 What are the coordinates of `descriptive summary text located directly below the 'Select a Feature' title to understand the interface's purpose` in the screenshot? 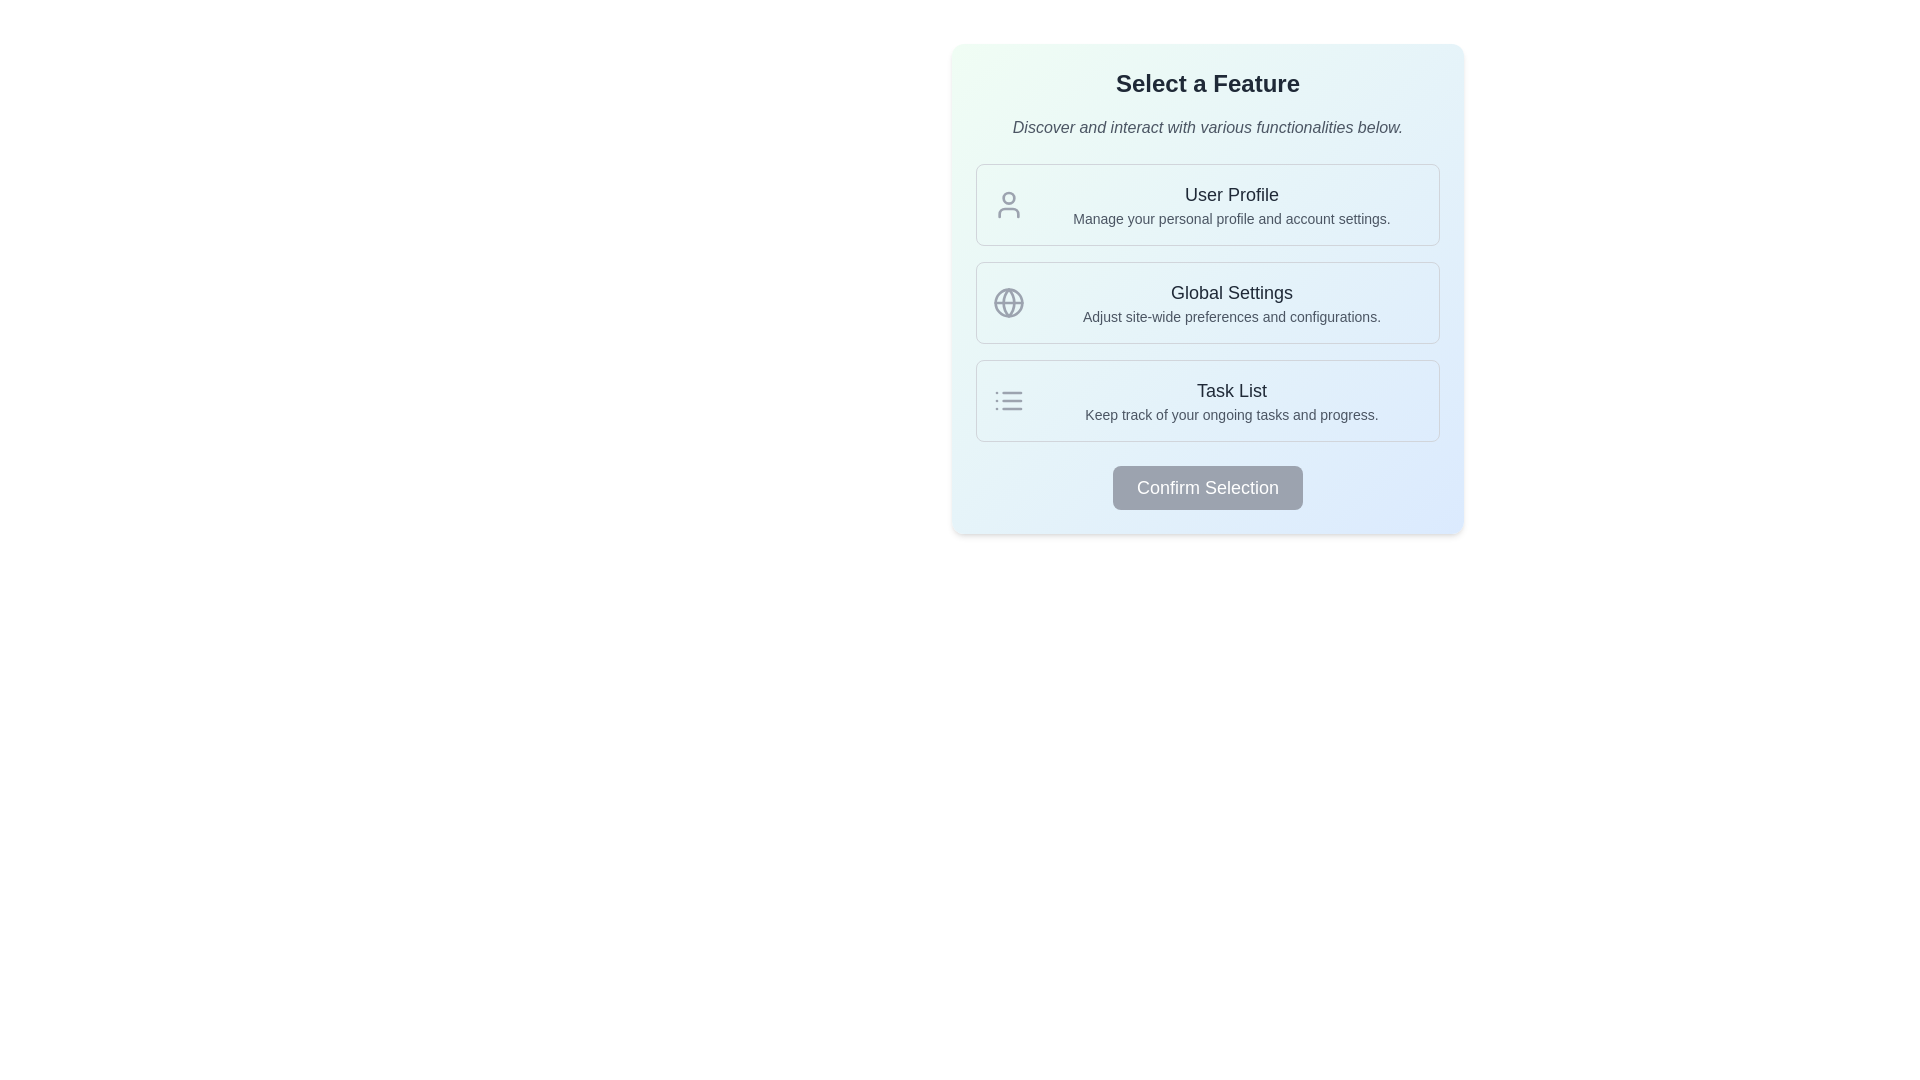 It's located at (1207, 127).